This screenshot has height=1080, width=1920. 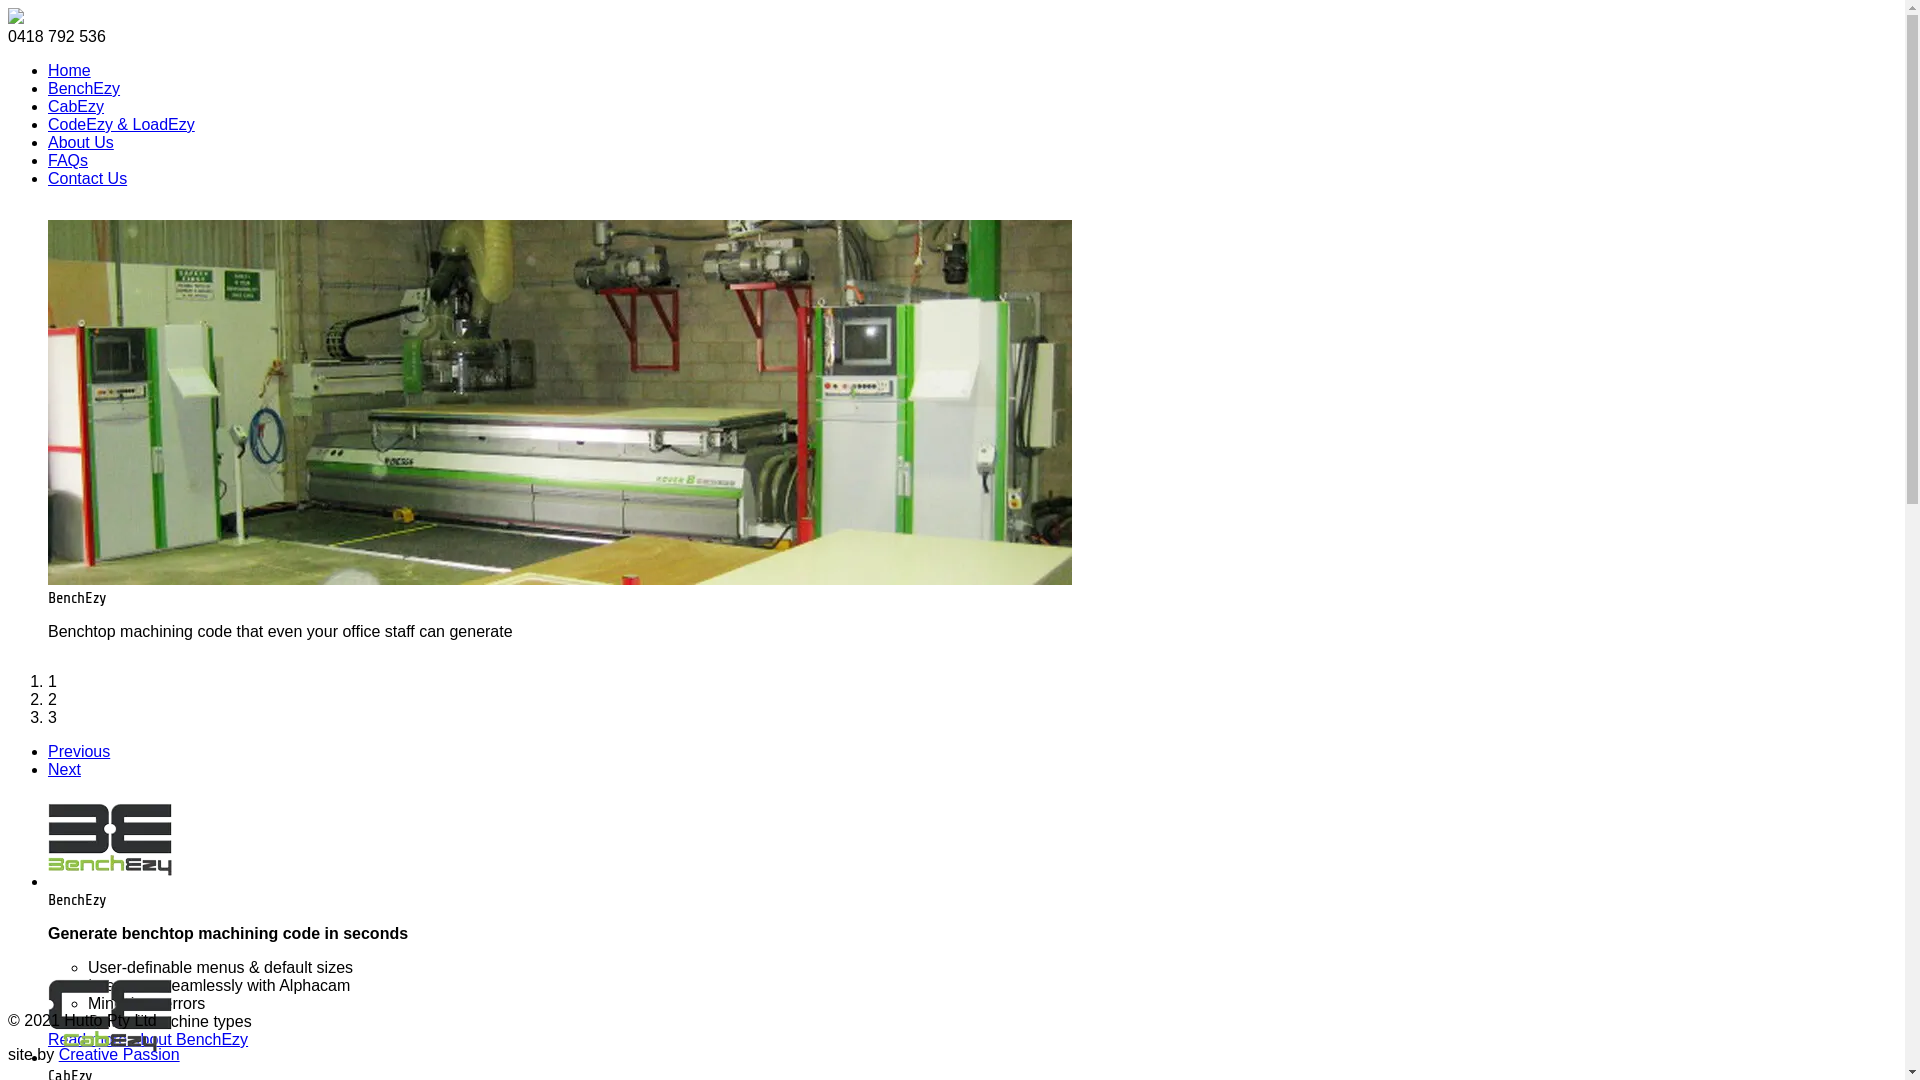 I want to click on '3', so click(x=52, y=716).